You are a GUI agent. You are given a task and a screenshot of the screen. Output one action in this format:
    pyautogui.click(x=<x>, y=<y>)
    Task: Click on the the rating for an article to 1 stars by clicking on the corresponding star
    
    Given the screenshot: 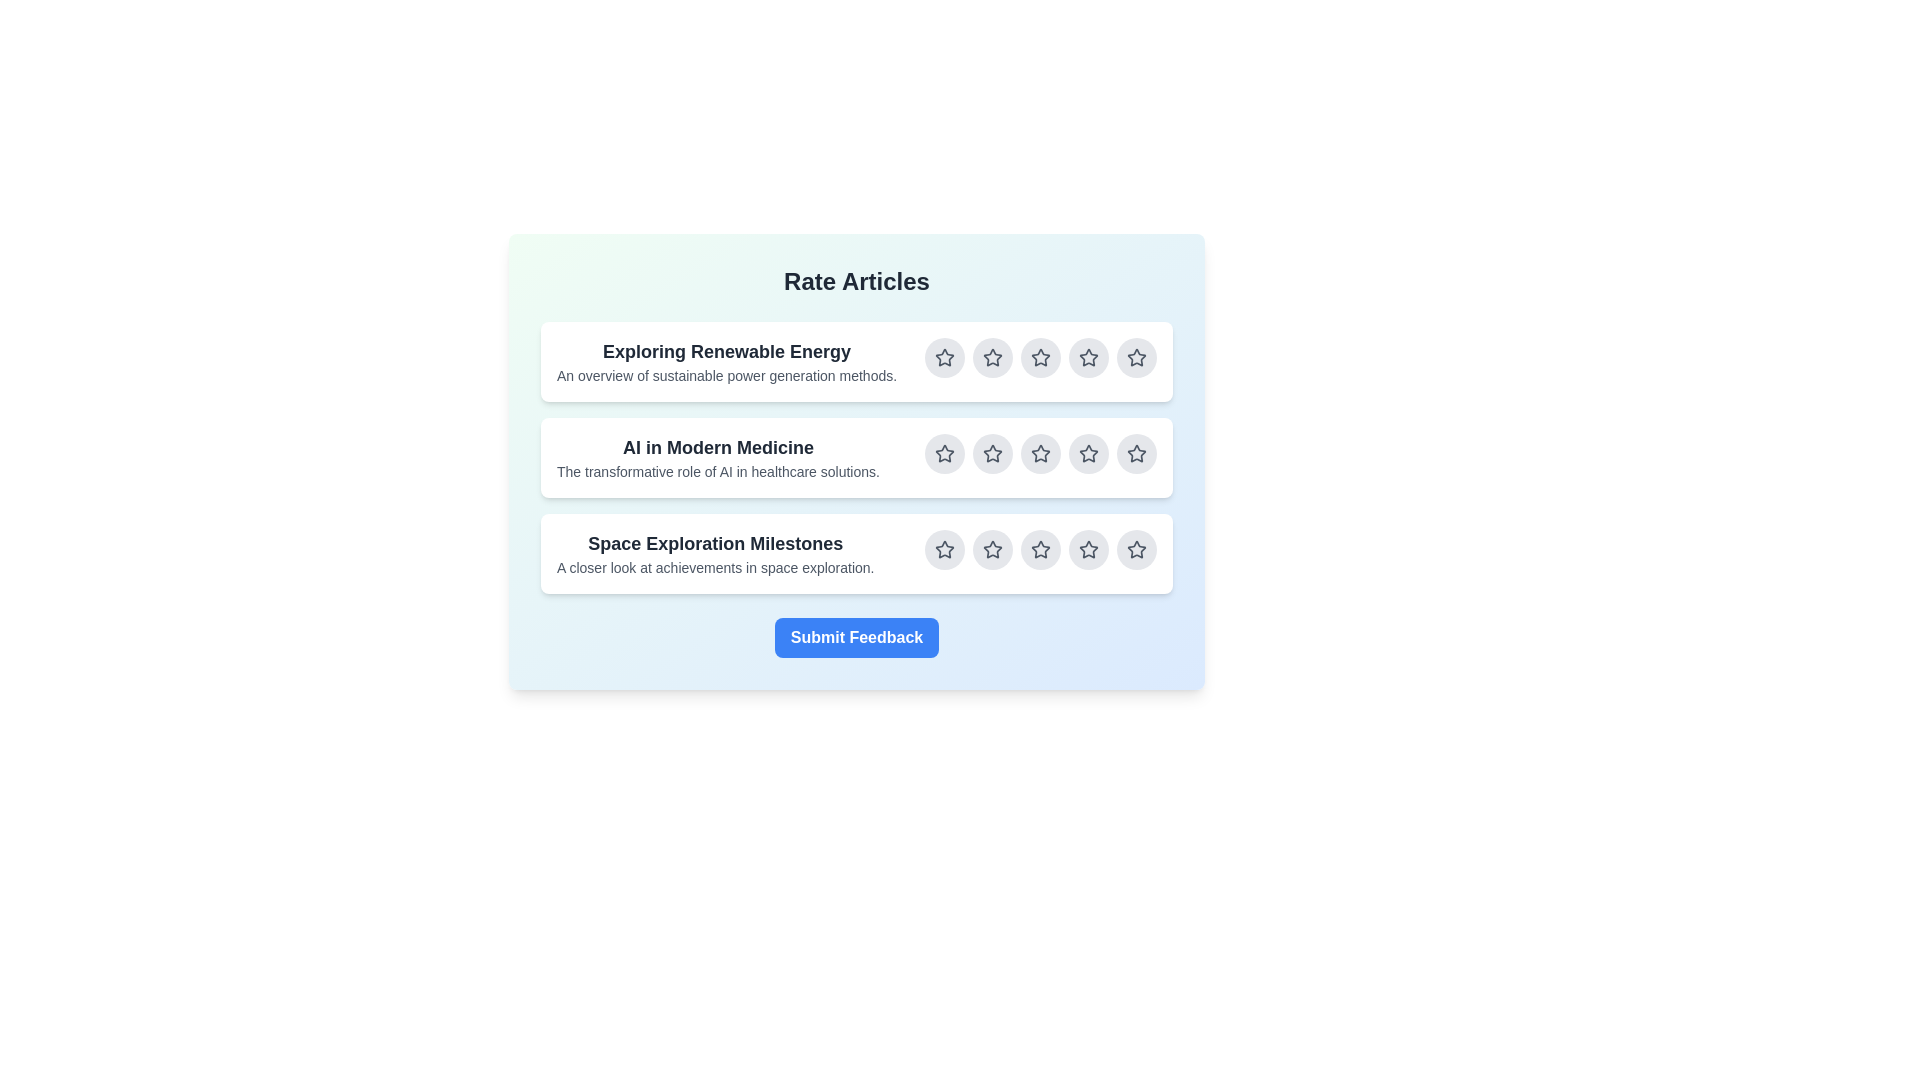 What is the action you would take?
    pyautogui.click(x=944, y=357)
    